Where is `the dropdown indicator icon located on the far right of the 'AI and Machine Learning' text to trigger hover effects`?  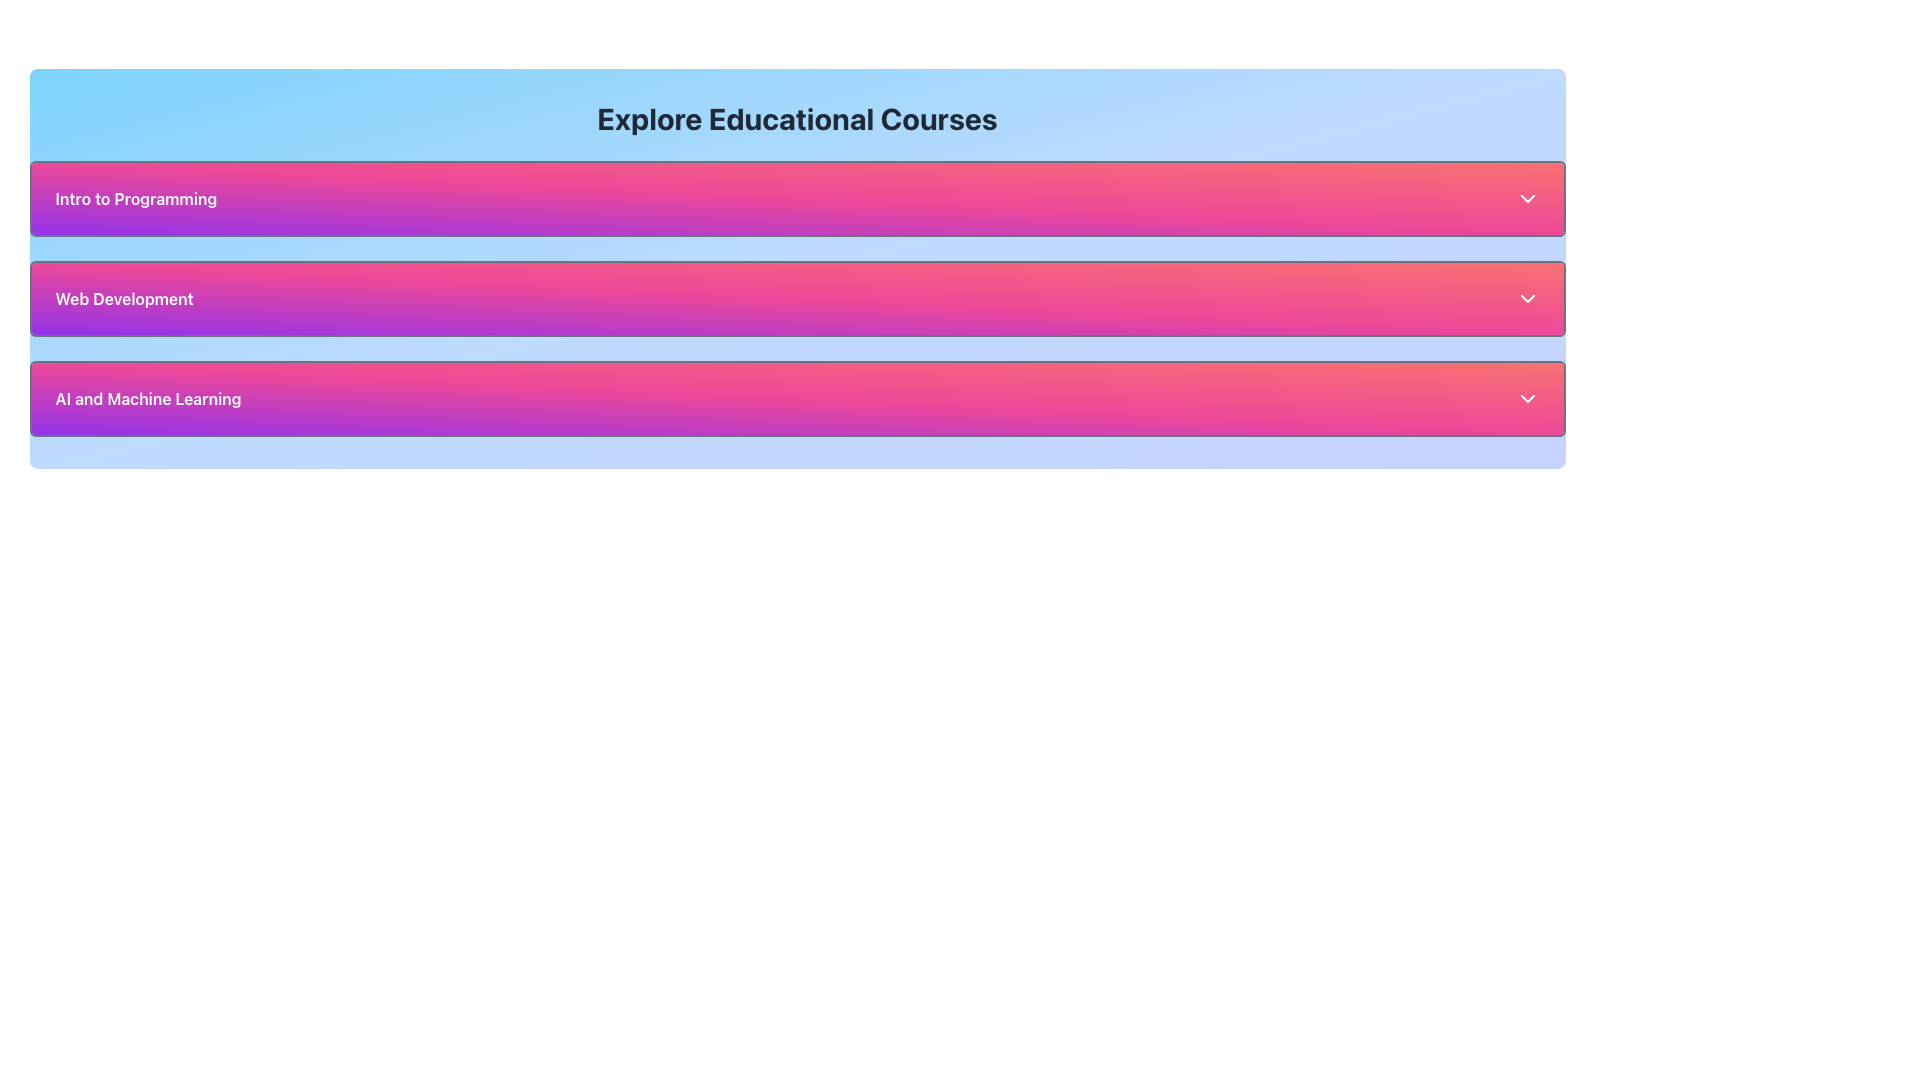 the dropdown indicator icon located on the far right of the 'AI and Machine Learning' text to trigger hover effects is located at coordinates (1526, 398).